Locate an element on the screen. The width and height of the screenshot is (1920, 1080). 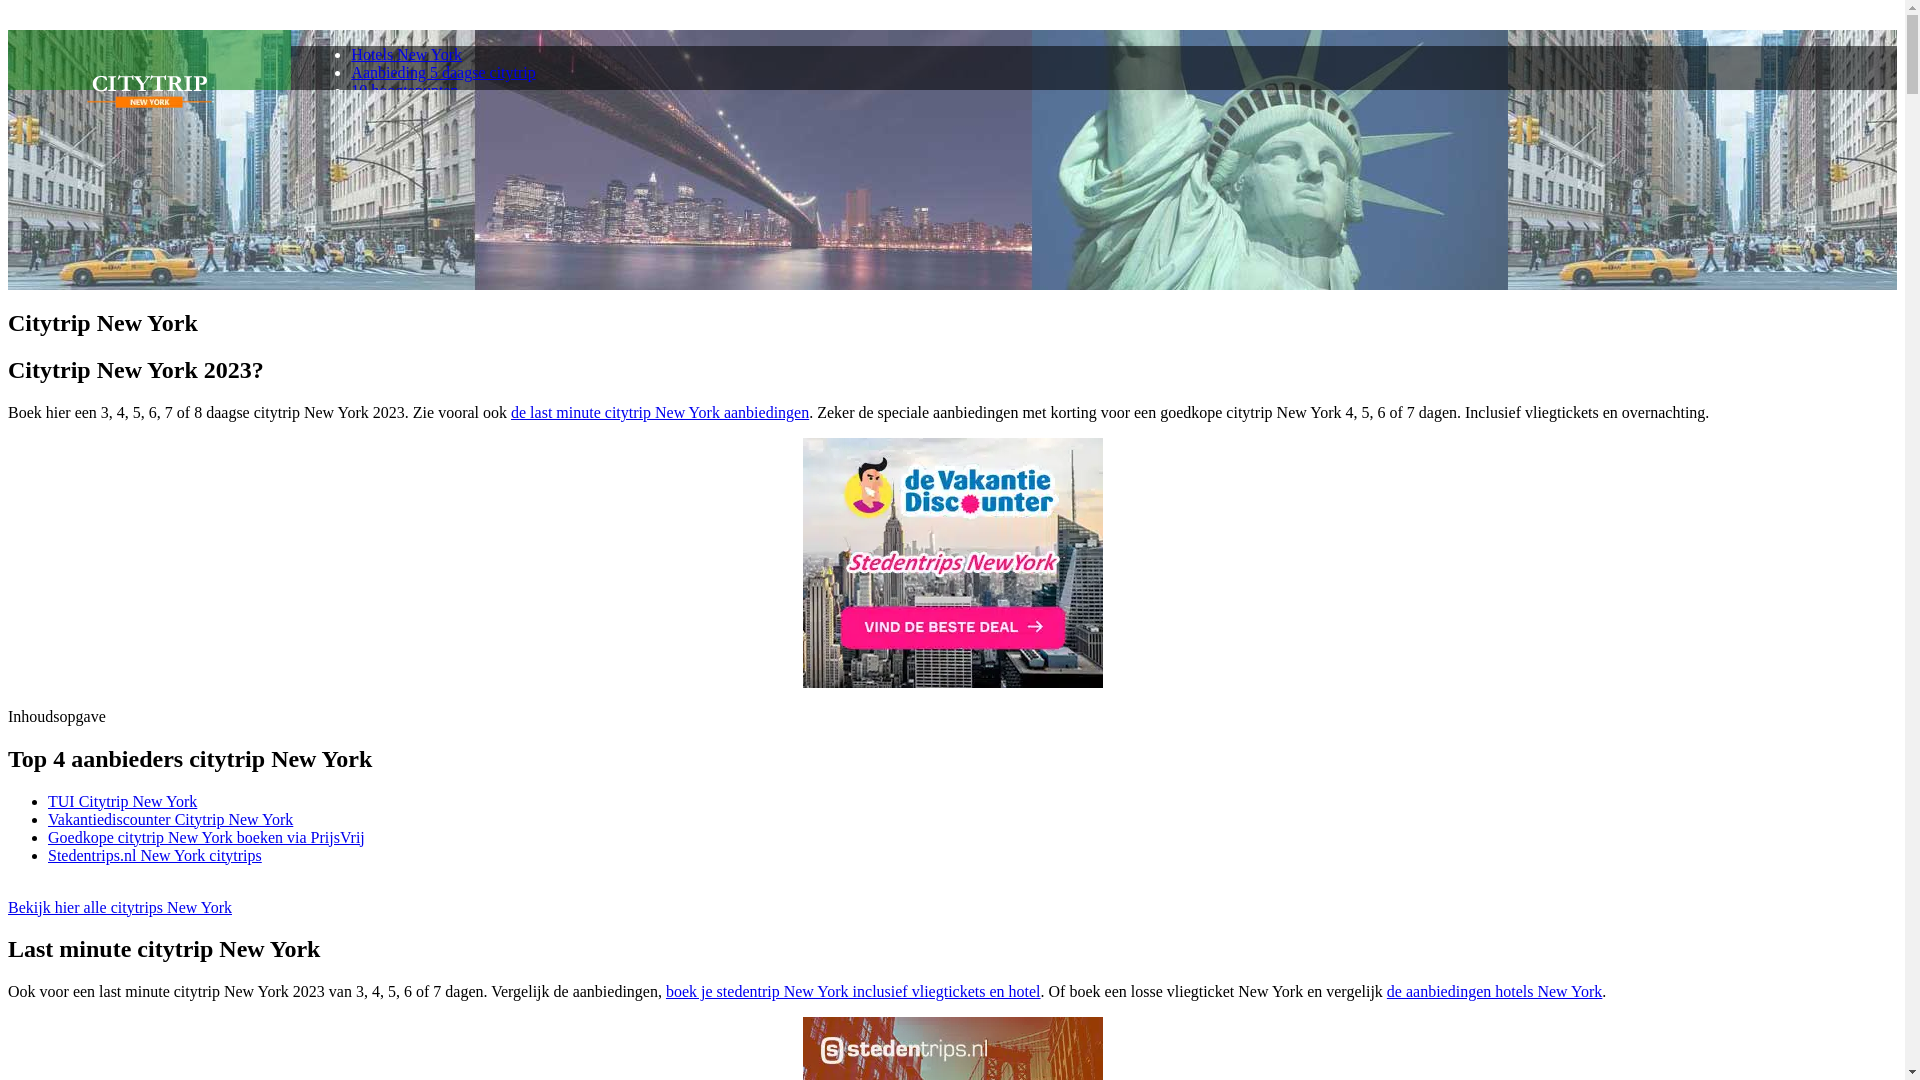
'10 hoogtepunten' is located at coordinates (350, 90).